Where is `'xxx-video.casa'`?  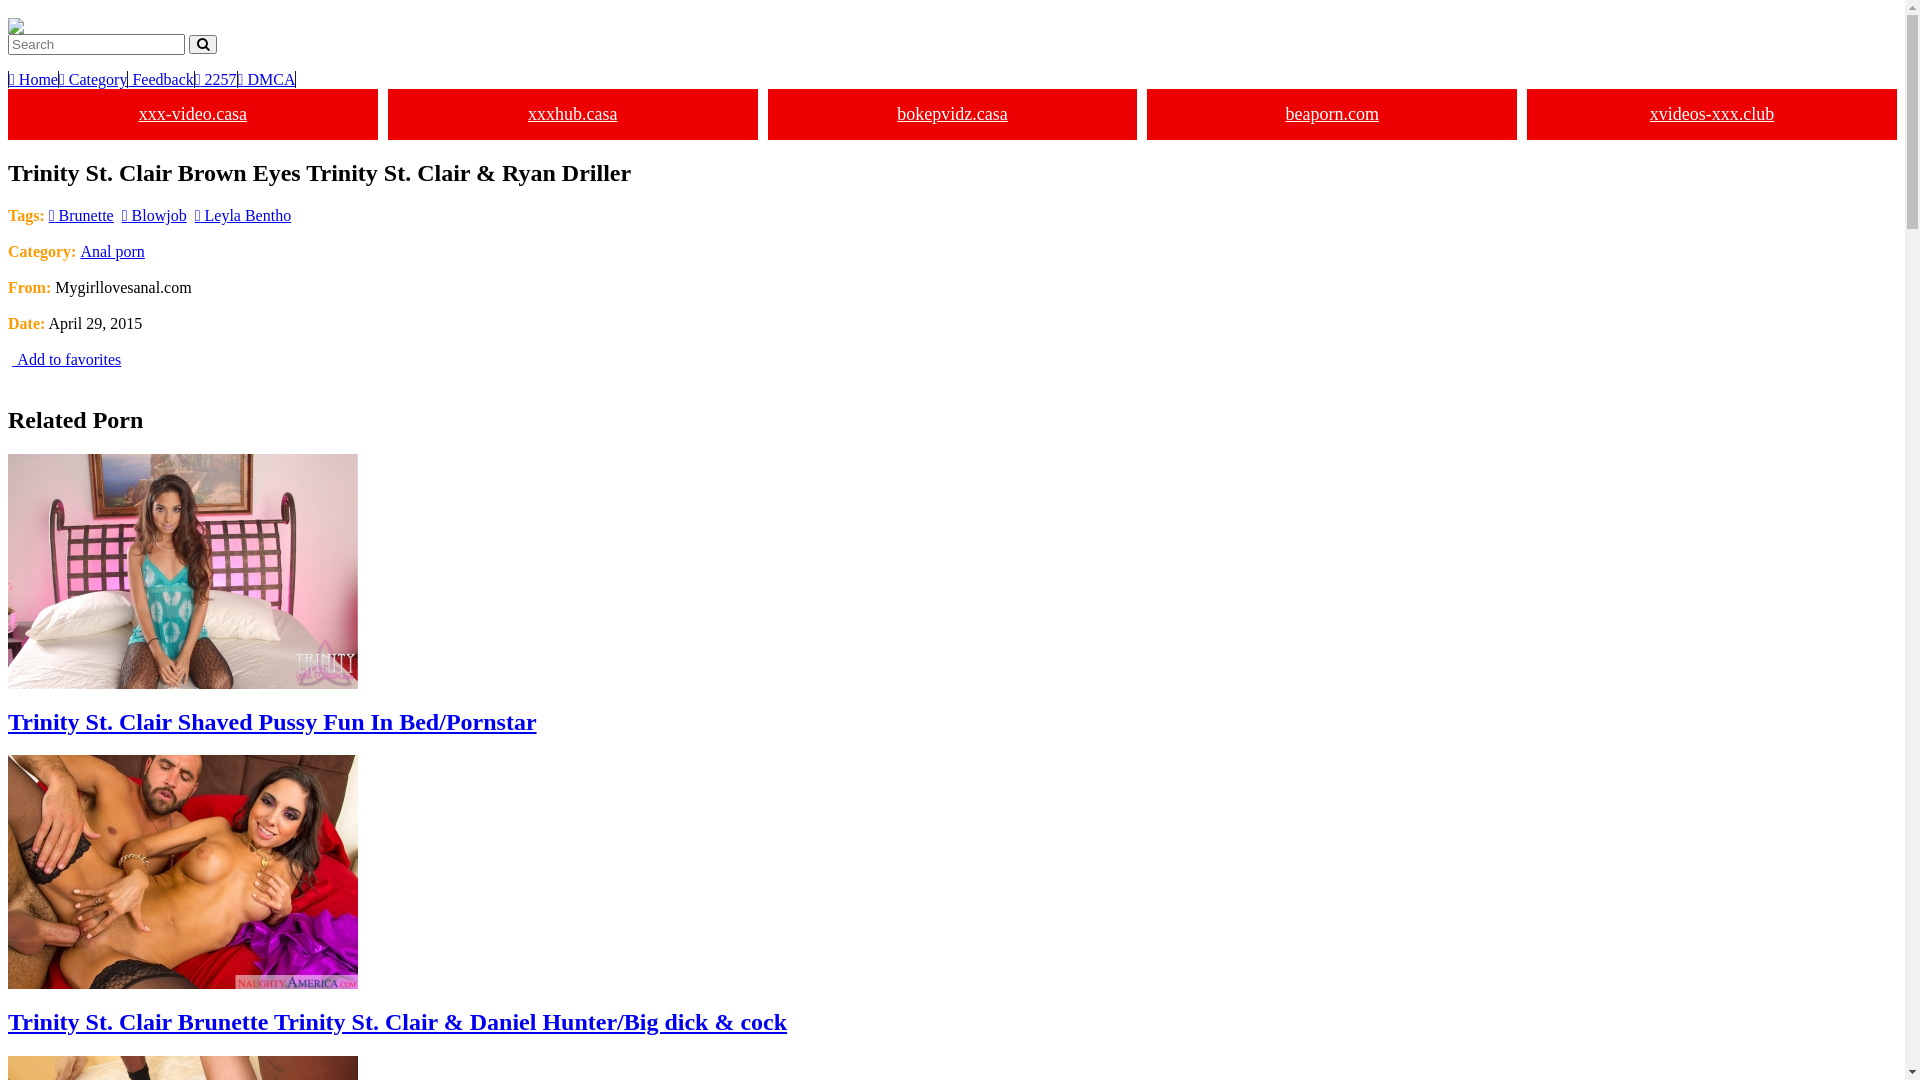
'xxx-video.casa' is located at coordinates (8, 114).